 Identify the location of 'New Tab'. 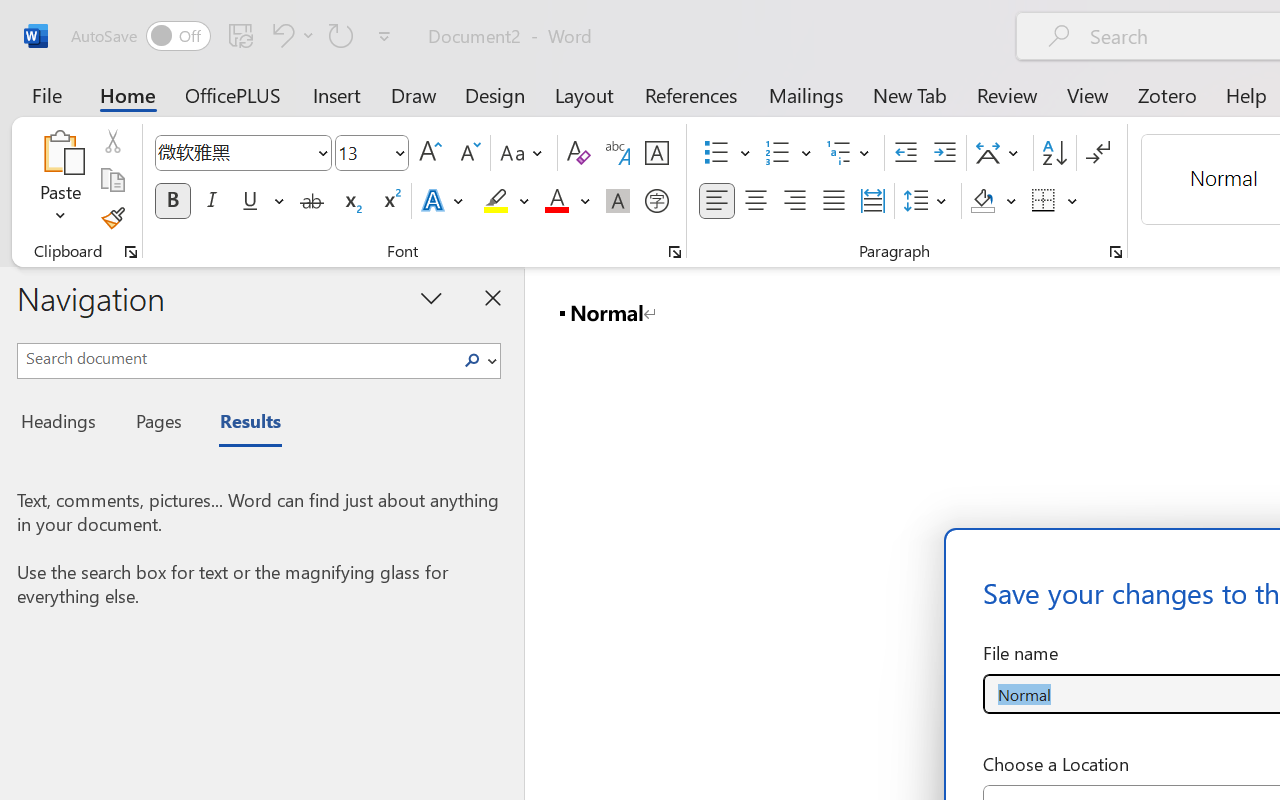
(909, 94).